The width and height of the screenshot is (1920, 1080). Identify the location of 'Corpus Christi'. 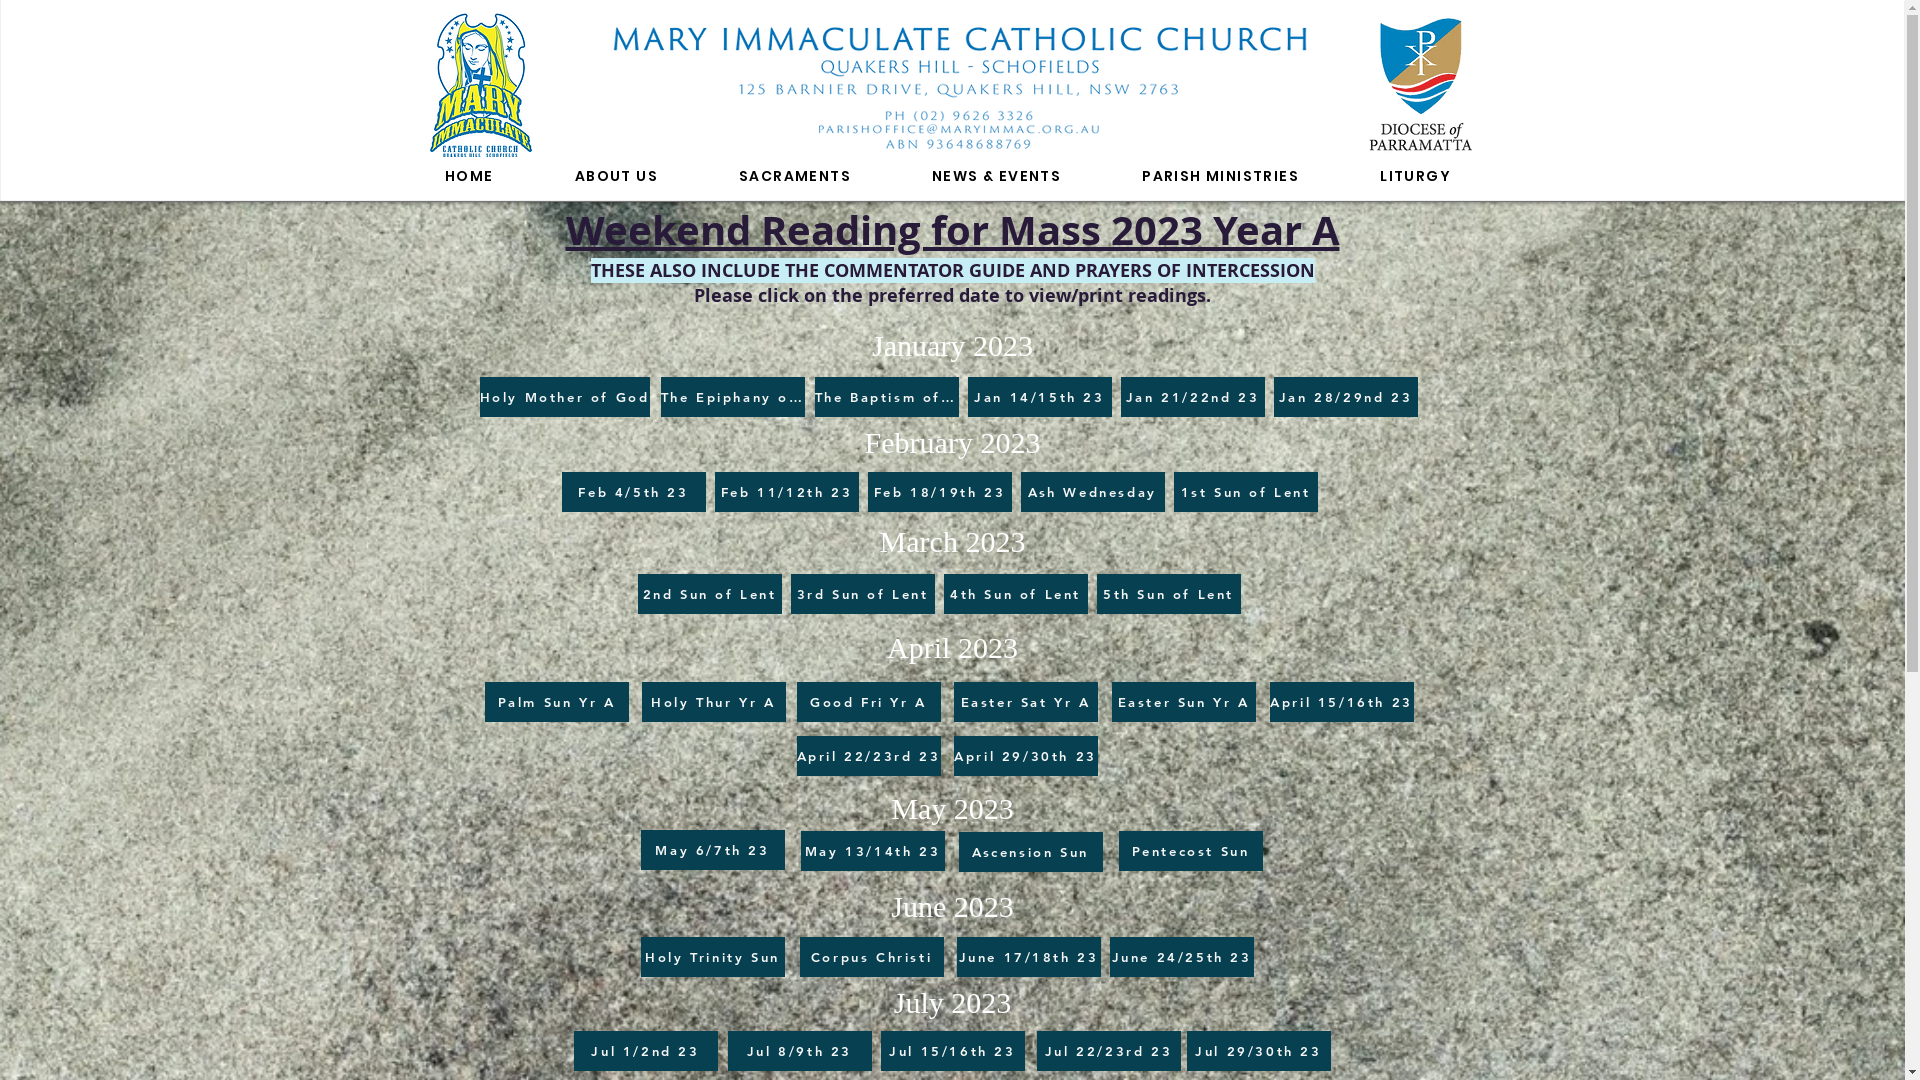
(872, 955).